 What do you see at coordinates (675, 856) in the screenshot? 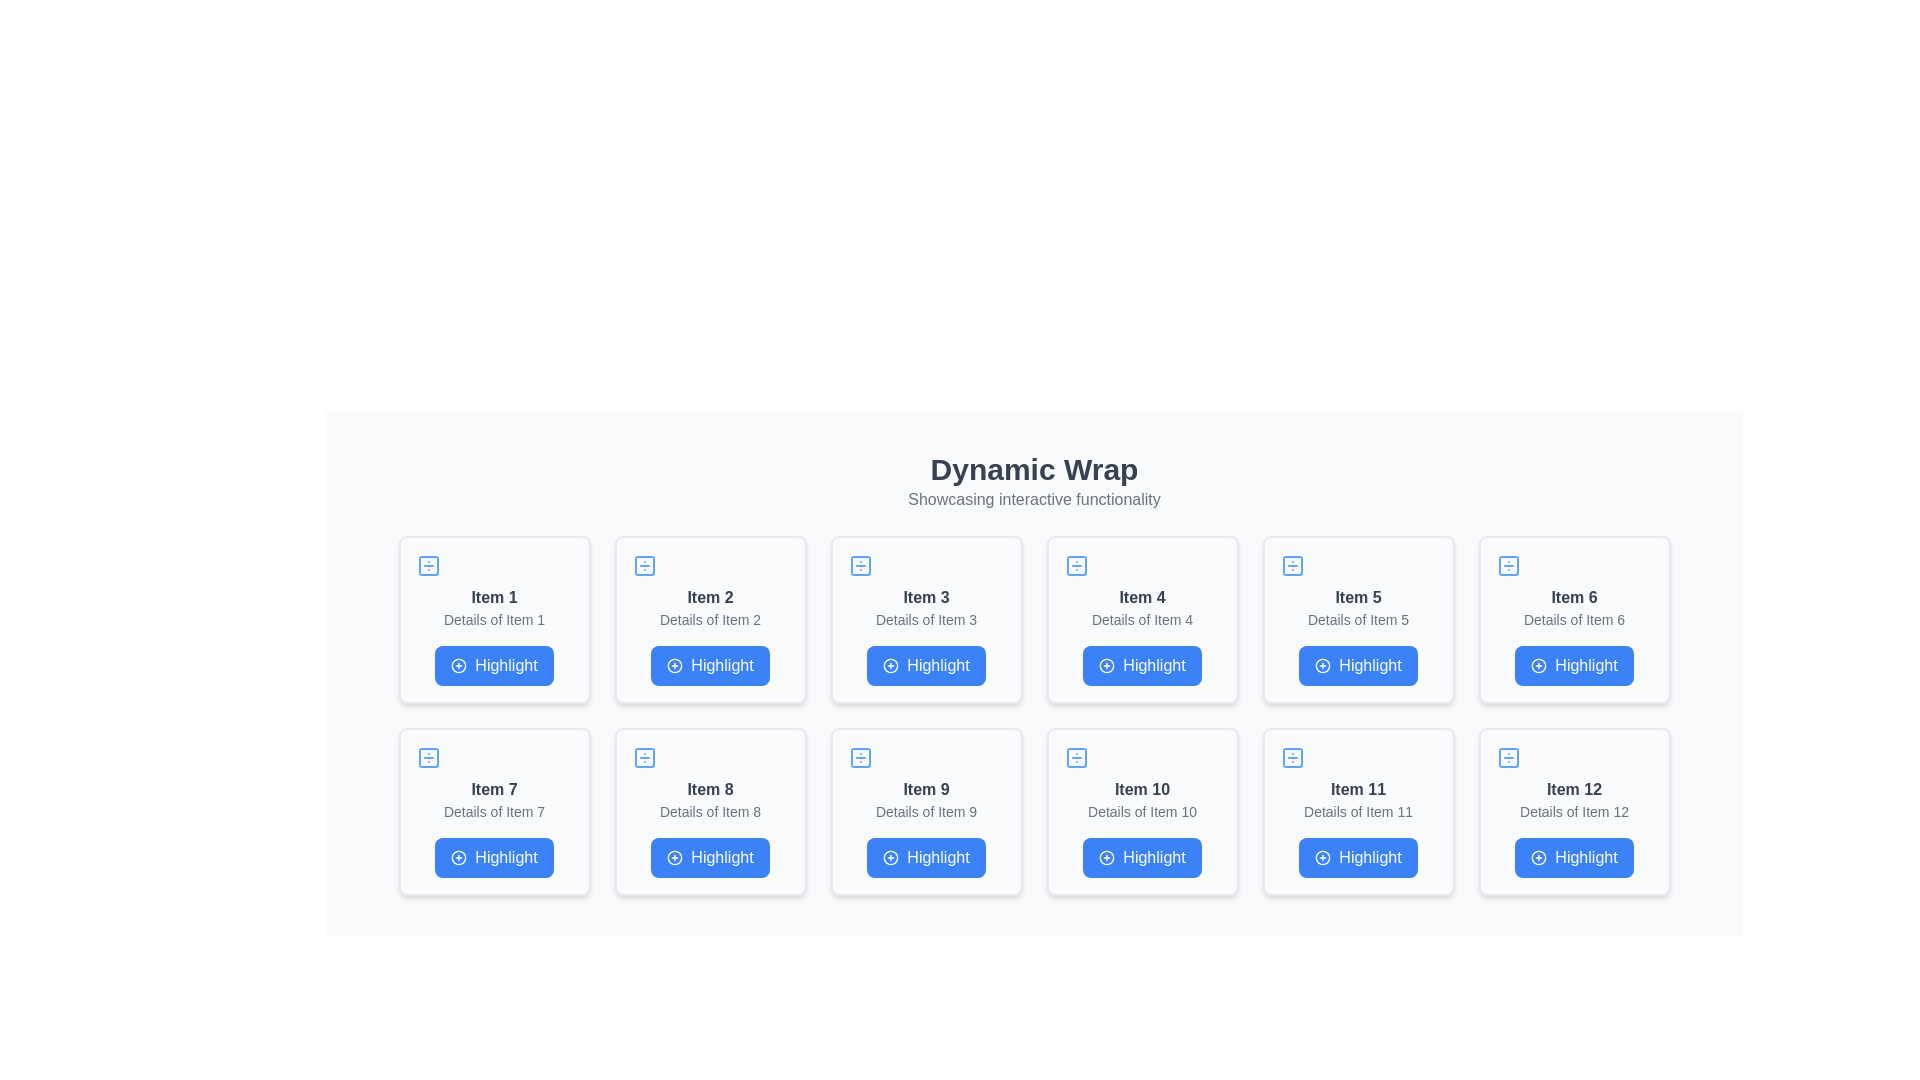
I see `the circular outline with a blue stroke that forms part of the plus icon located to the left of the text 'Highlight' for 'Item 8'` at bounding box center [675, 856].